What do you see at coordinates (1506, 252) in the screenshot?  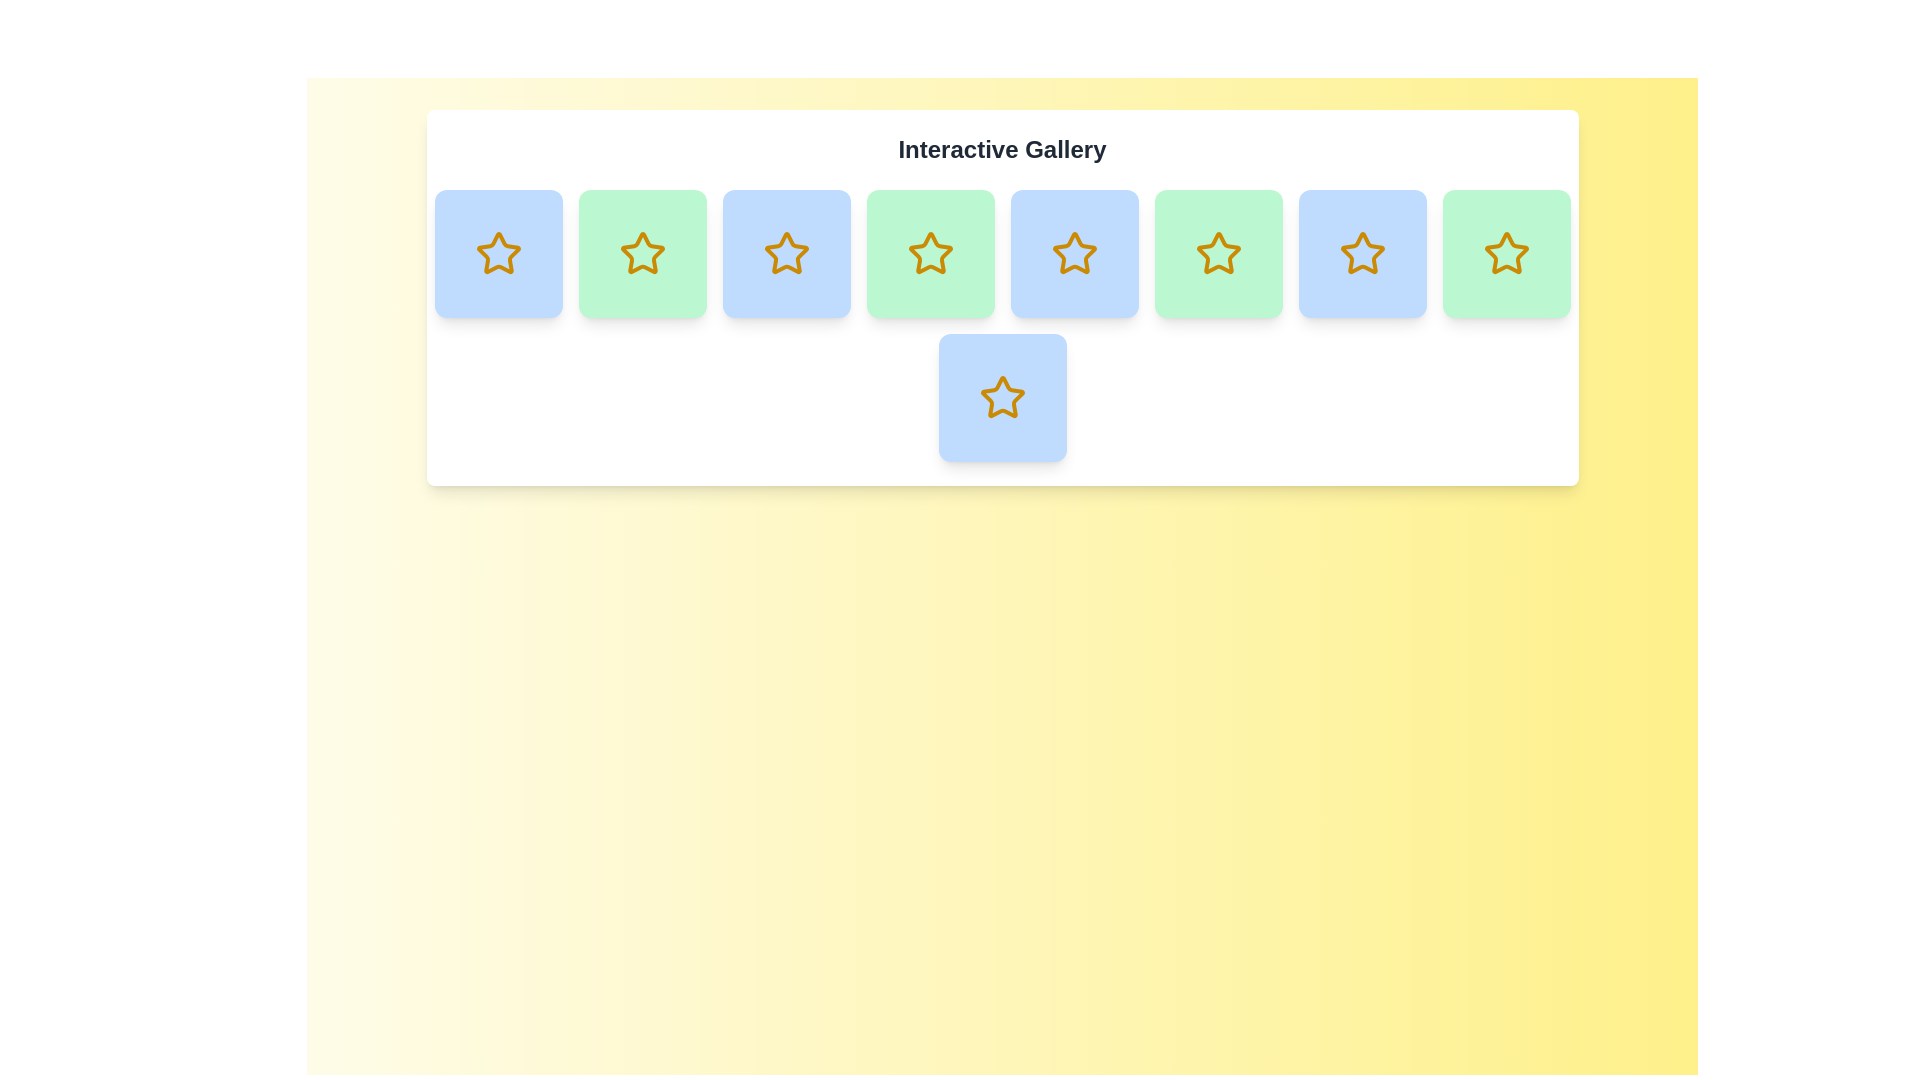 I see `the last star icon in the gallery, which serves as an interactive visual indicator for selection or rating` at bounding box center [1506, 252].